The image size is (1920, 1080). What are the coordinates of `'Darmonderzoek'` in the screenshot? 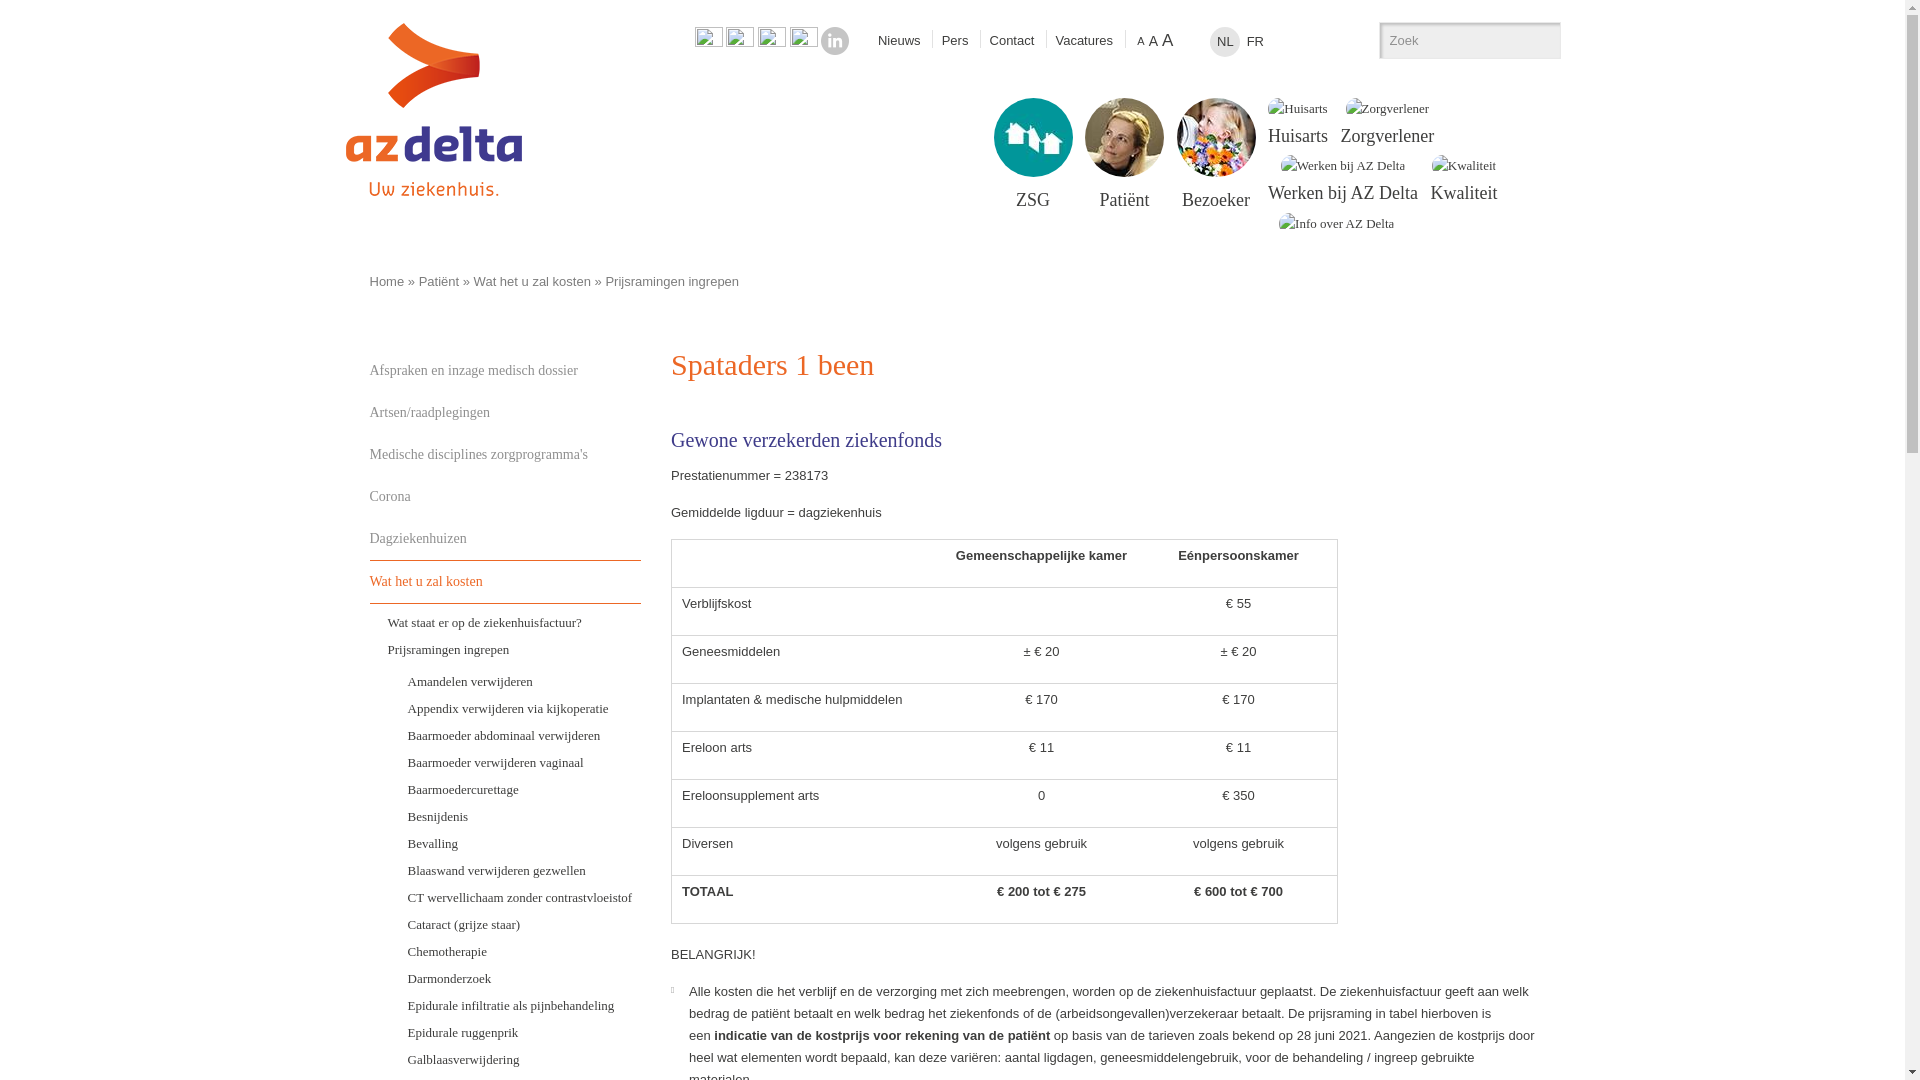 It's located at (515, 976).